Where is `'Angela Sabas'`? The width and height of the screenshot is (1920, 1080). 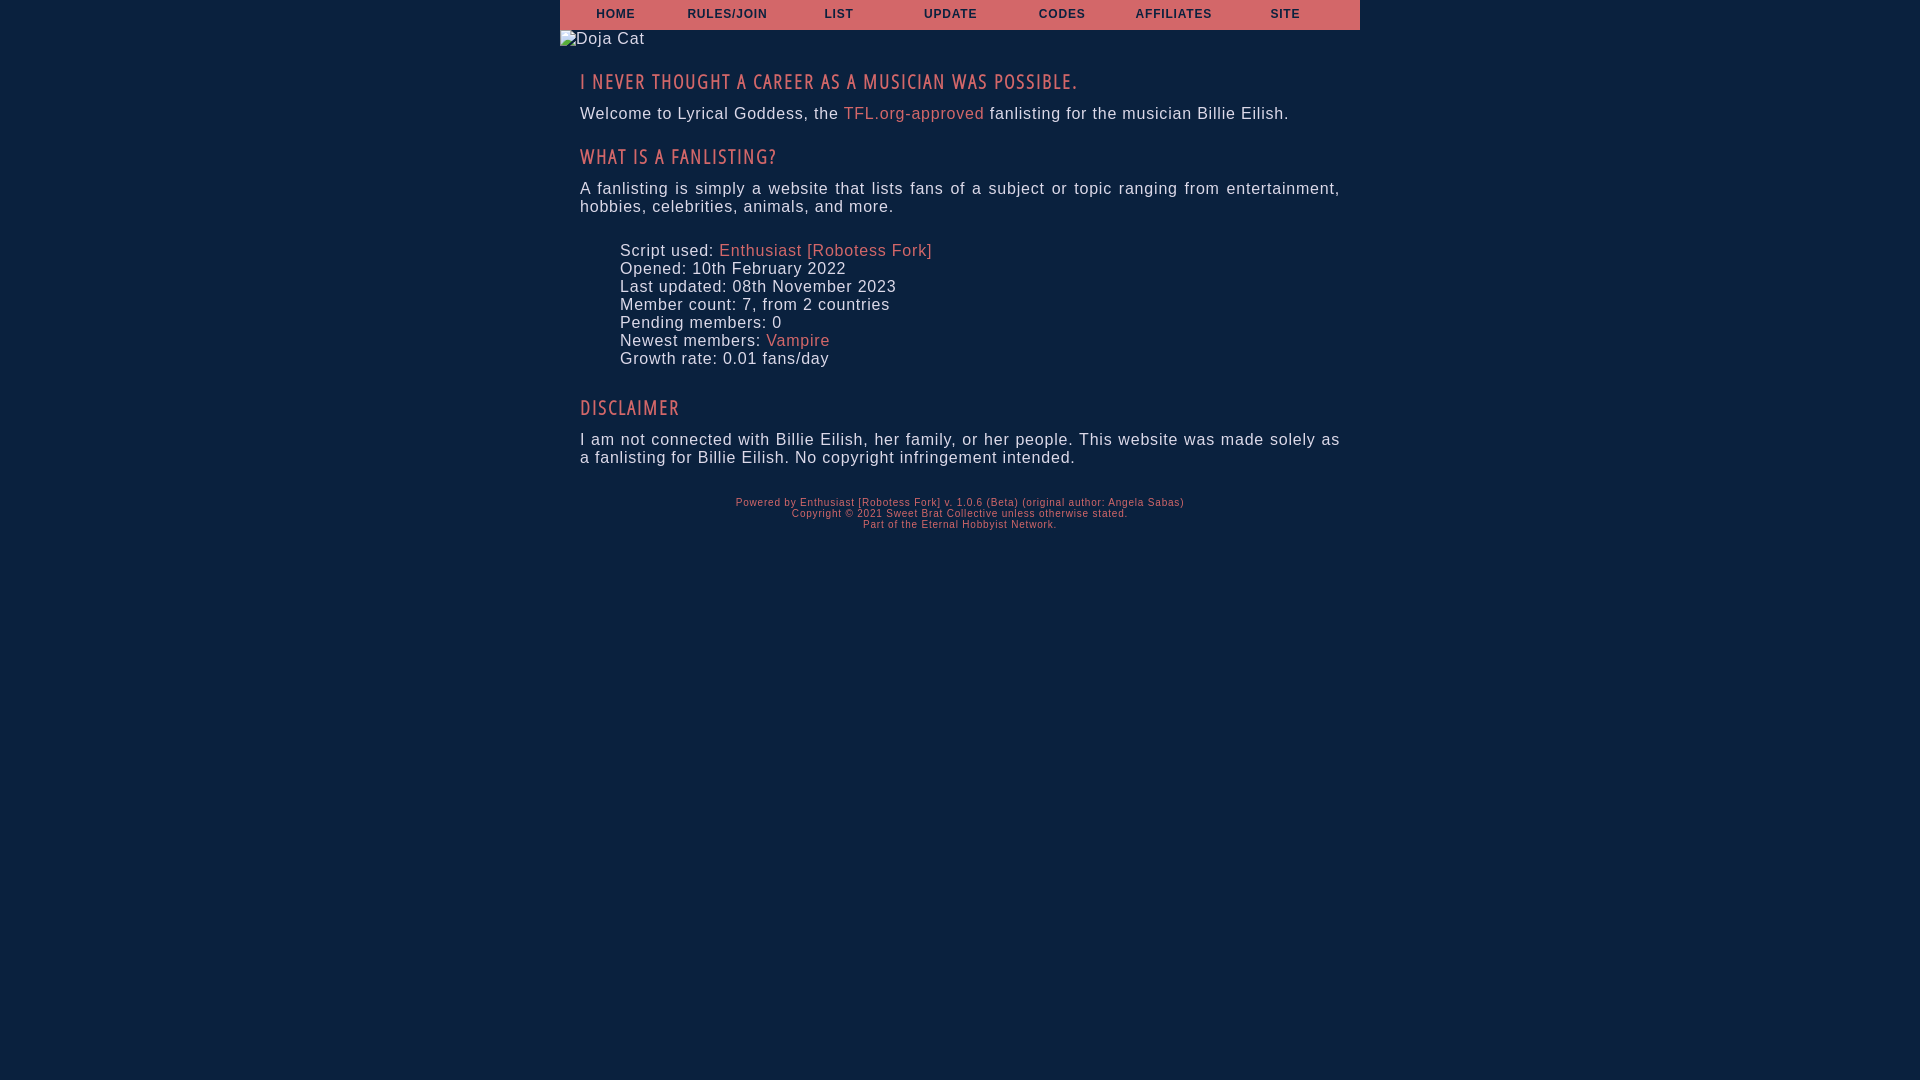
'Angela Sabas' is located at coordinates (1143, 501).